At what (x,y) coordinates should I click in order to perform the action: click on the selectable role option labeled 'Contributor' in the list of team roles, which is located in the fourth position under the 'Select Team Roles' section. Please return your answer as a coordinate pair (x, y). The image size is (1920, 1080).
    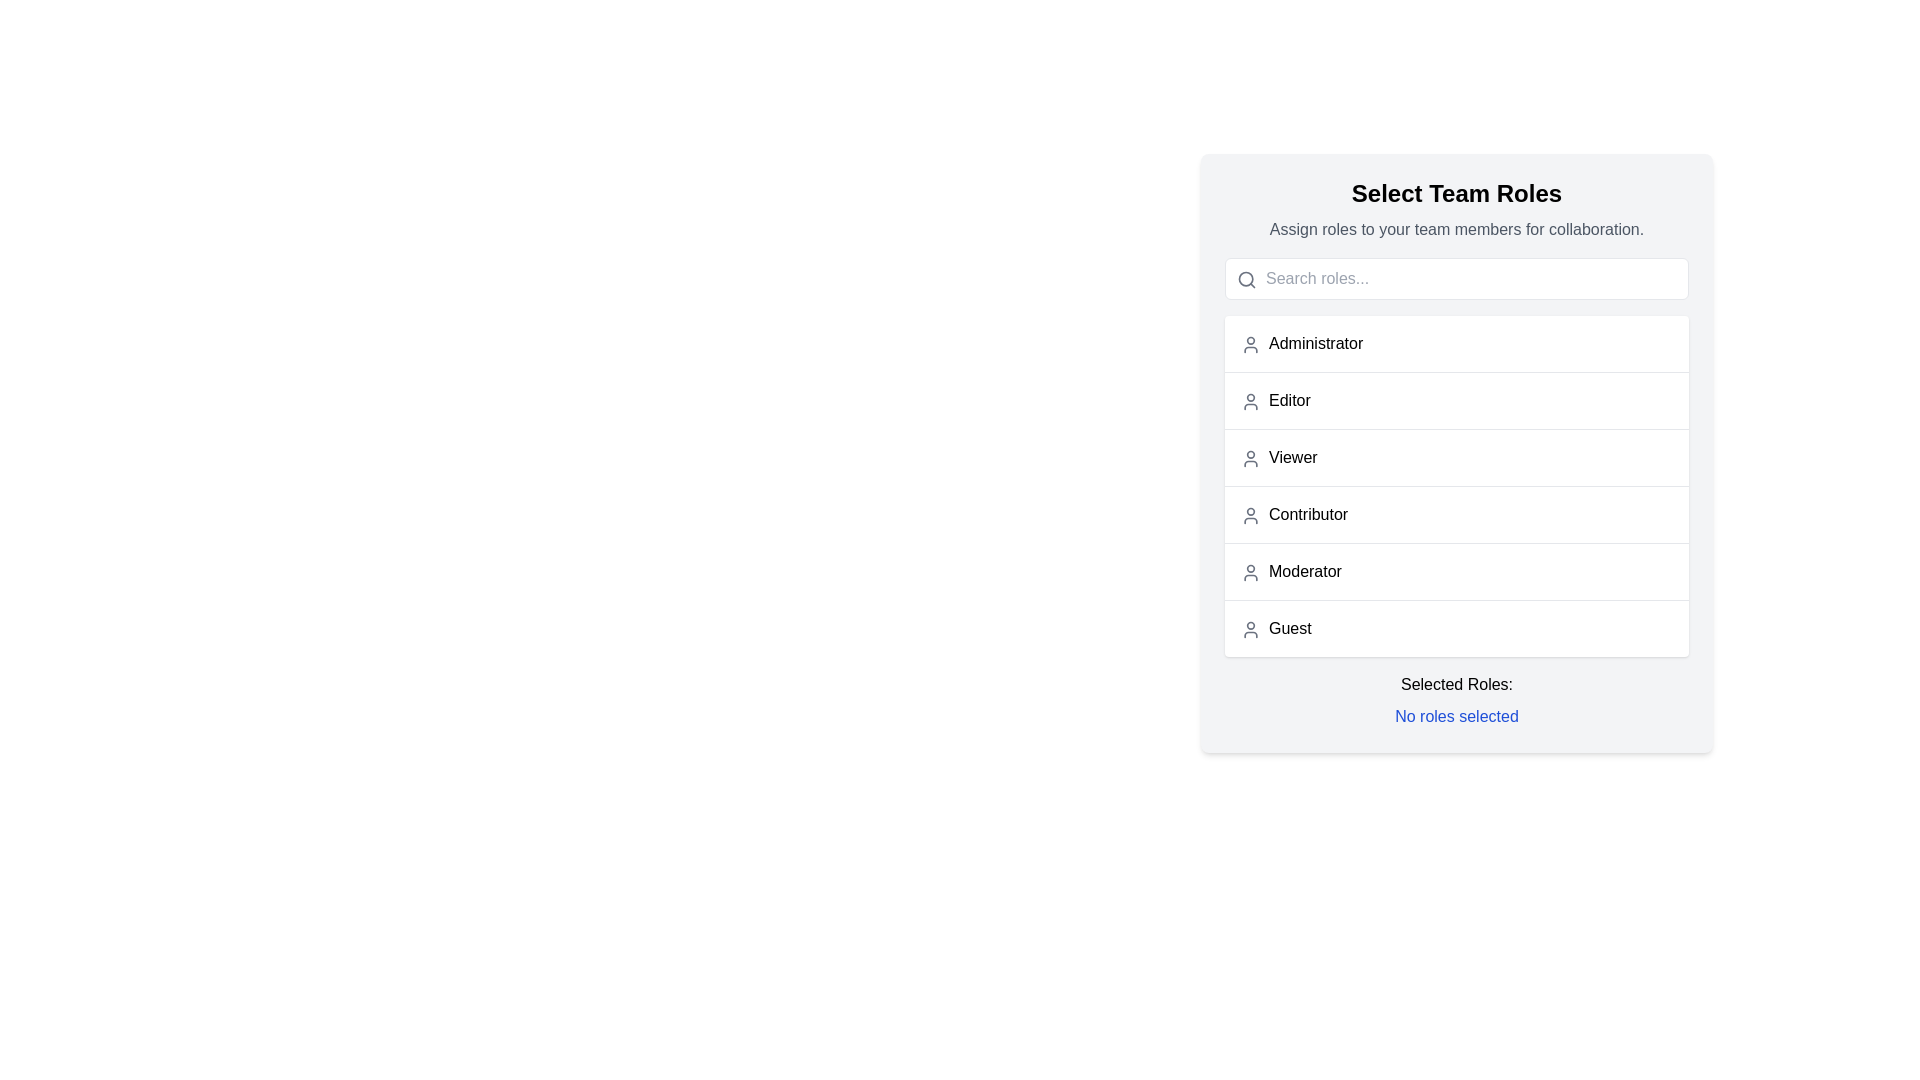
    Looking at the image, I should click on (1294, 514).